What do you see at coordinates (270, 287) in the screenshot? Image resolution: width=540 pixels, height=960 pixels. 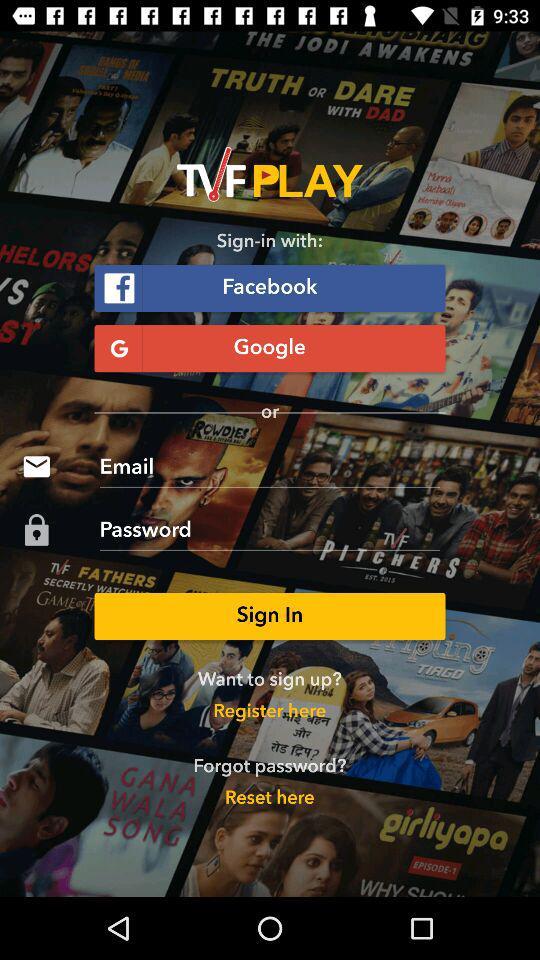 I see `a f facebook on a page` at bounding box center [270, 287].